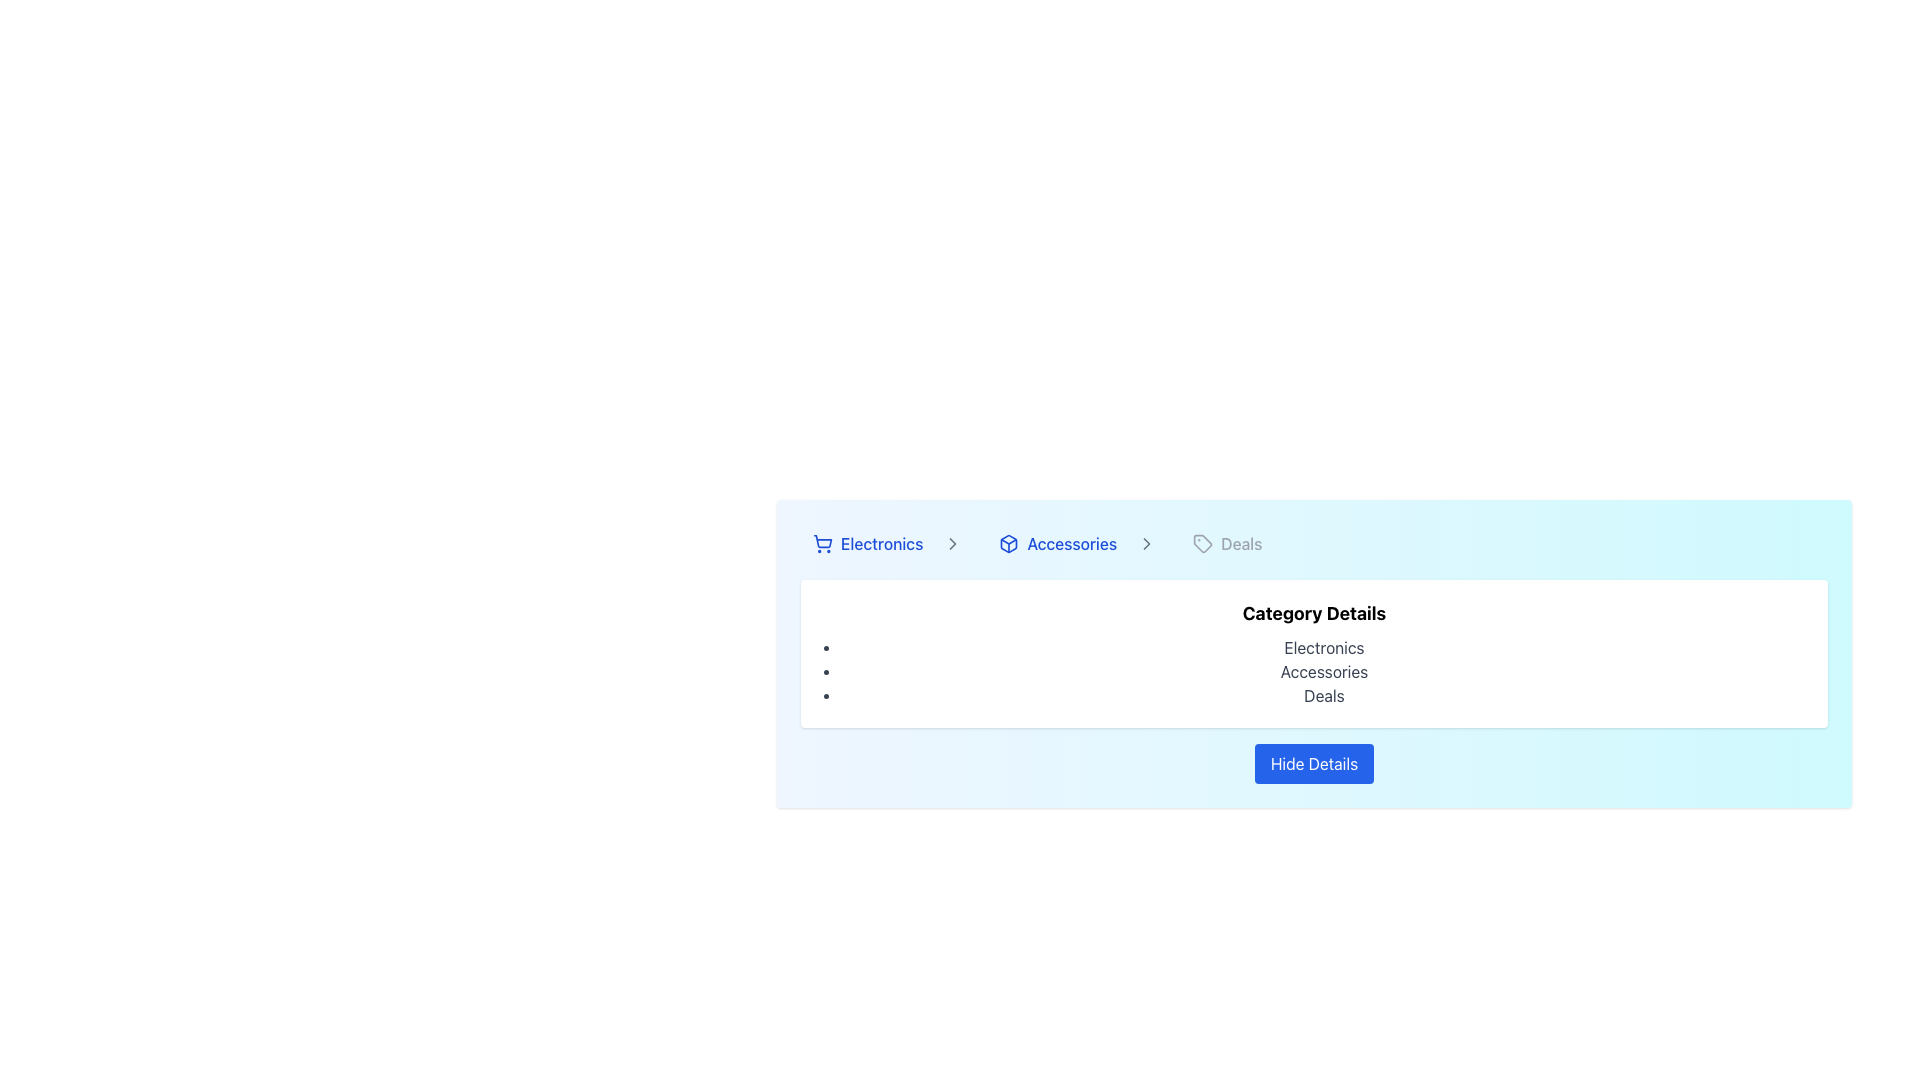 The width and height of the screenshot is (1920, 1080). What do you see at coordinates (1324, 671) in the screenshot?
I see `individual items in the Bullet List located below the 'Category Details' heading` at bounding box center [1324, 671].